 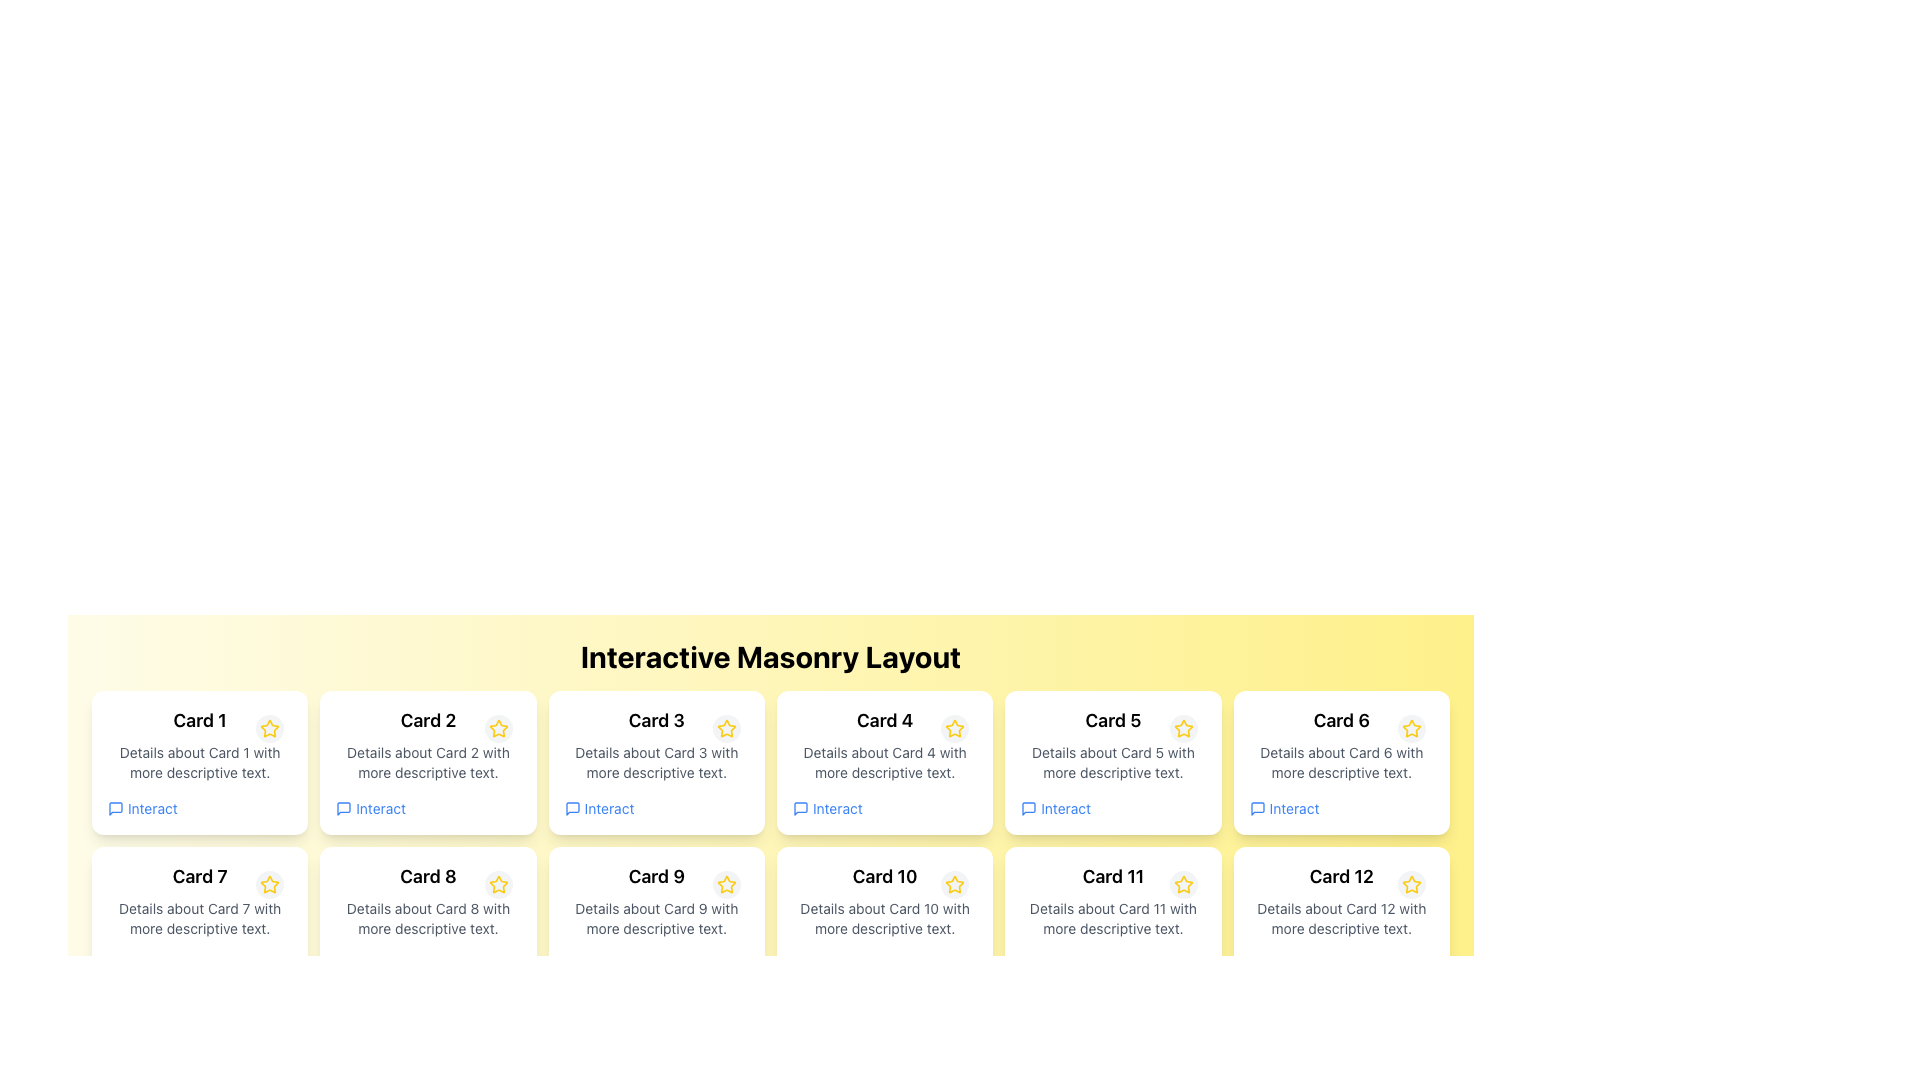 I want to click on the text label 'Card 2' which is the header in the second card of the grid layout, prominently displayed at the top, so click(x=427, y=721).